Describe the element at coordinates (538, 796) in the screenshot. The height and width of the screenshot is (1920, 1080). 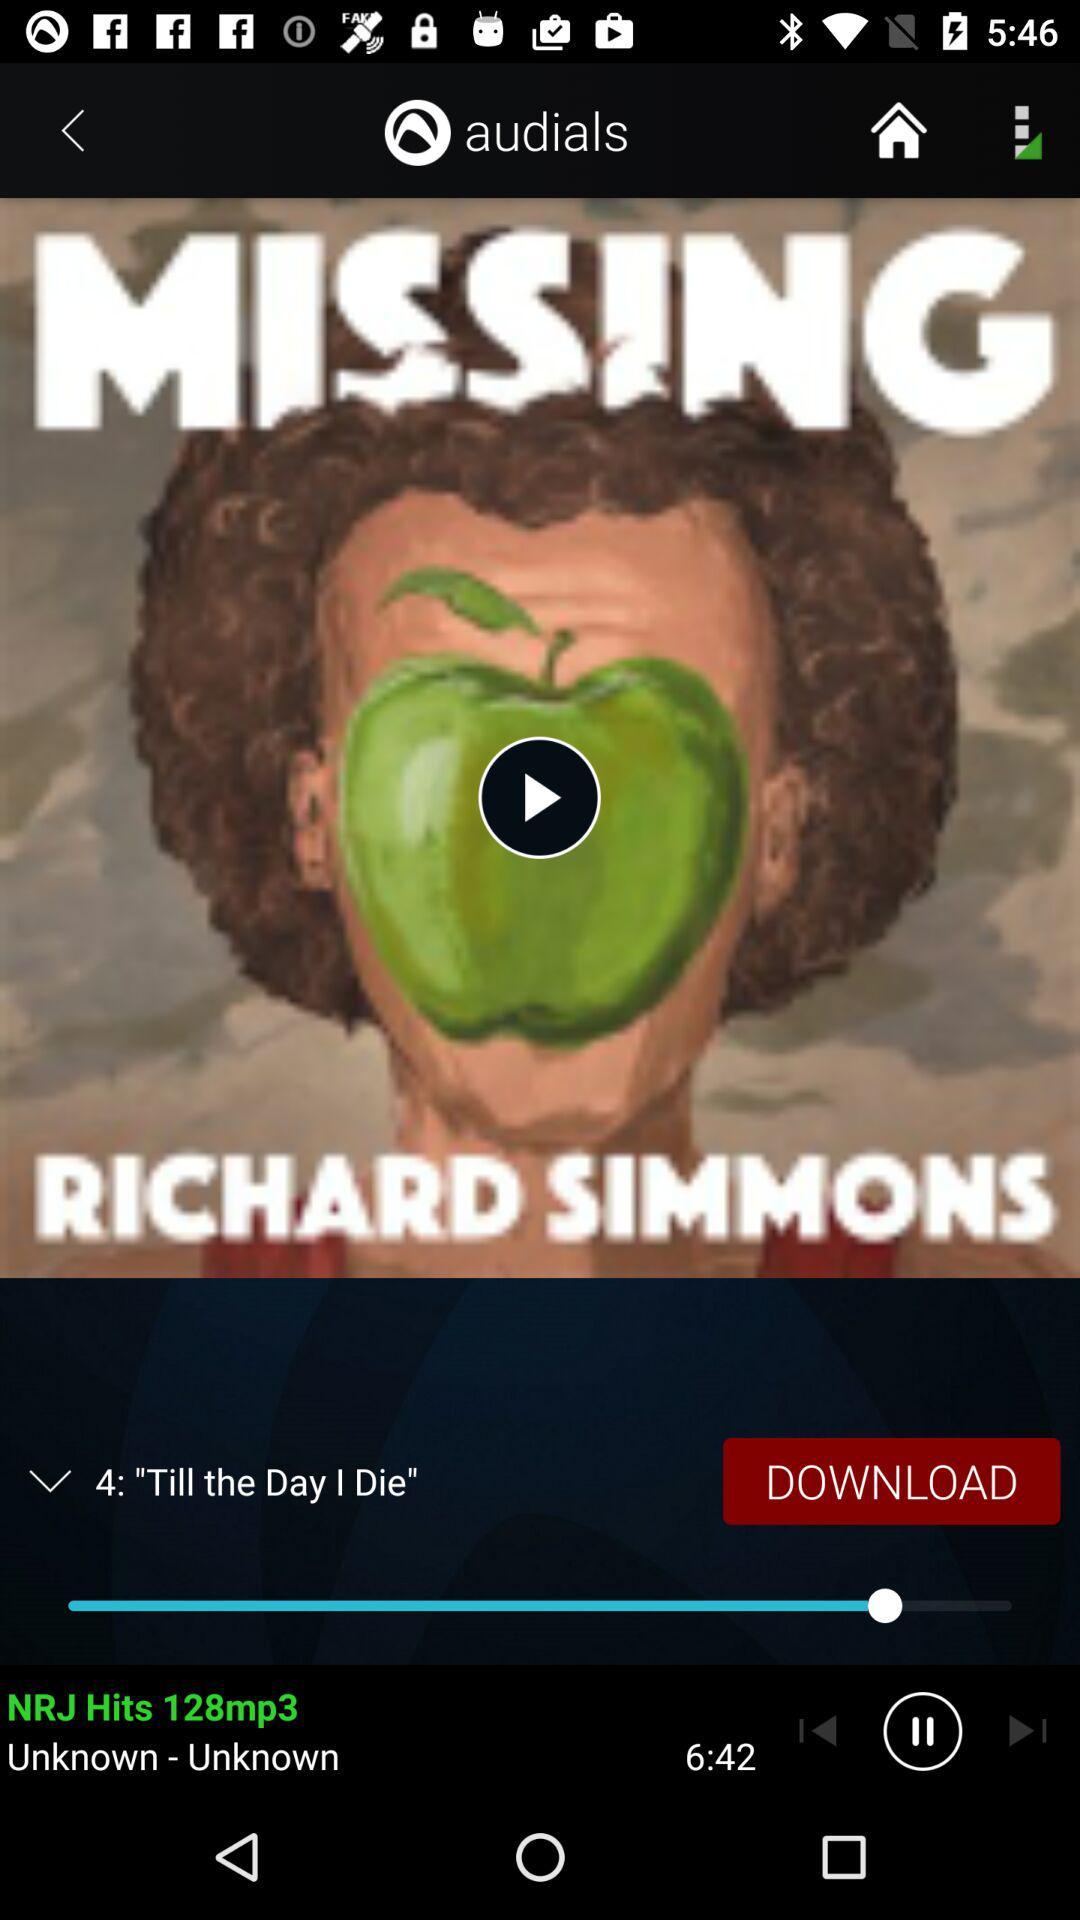
I see `press to play` at that location.